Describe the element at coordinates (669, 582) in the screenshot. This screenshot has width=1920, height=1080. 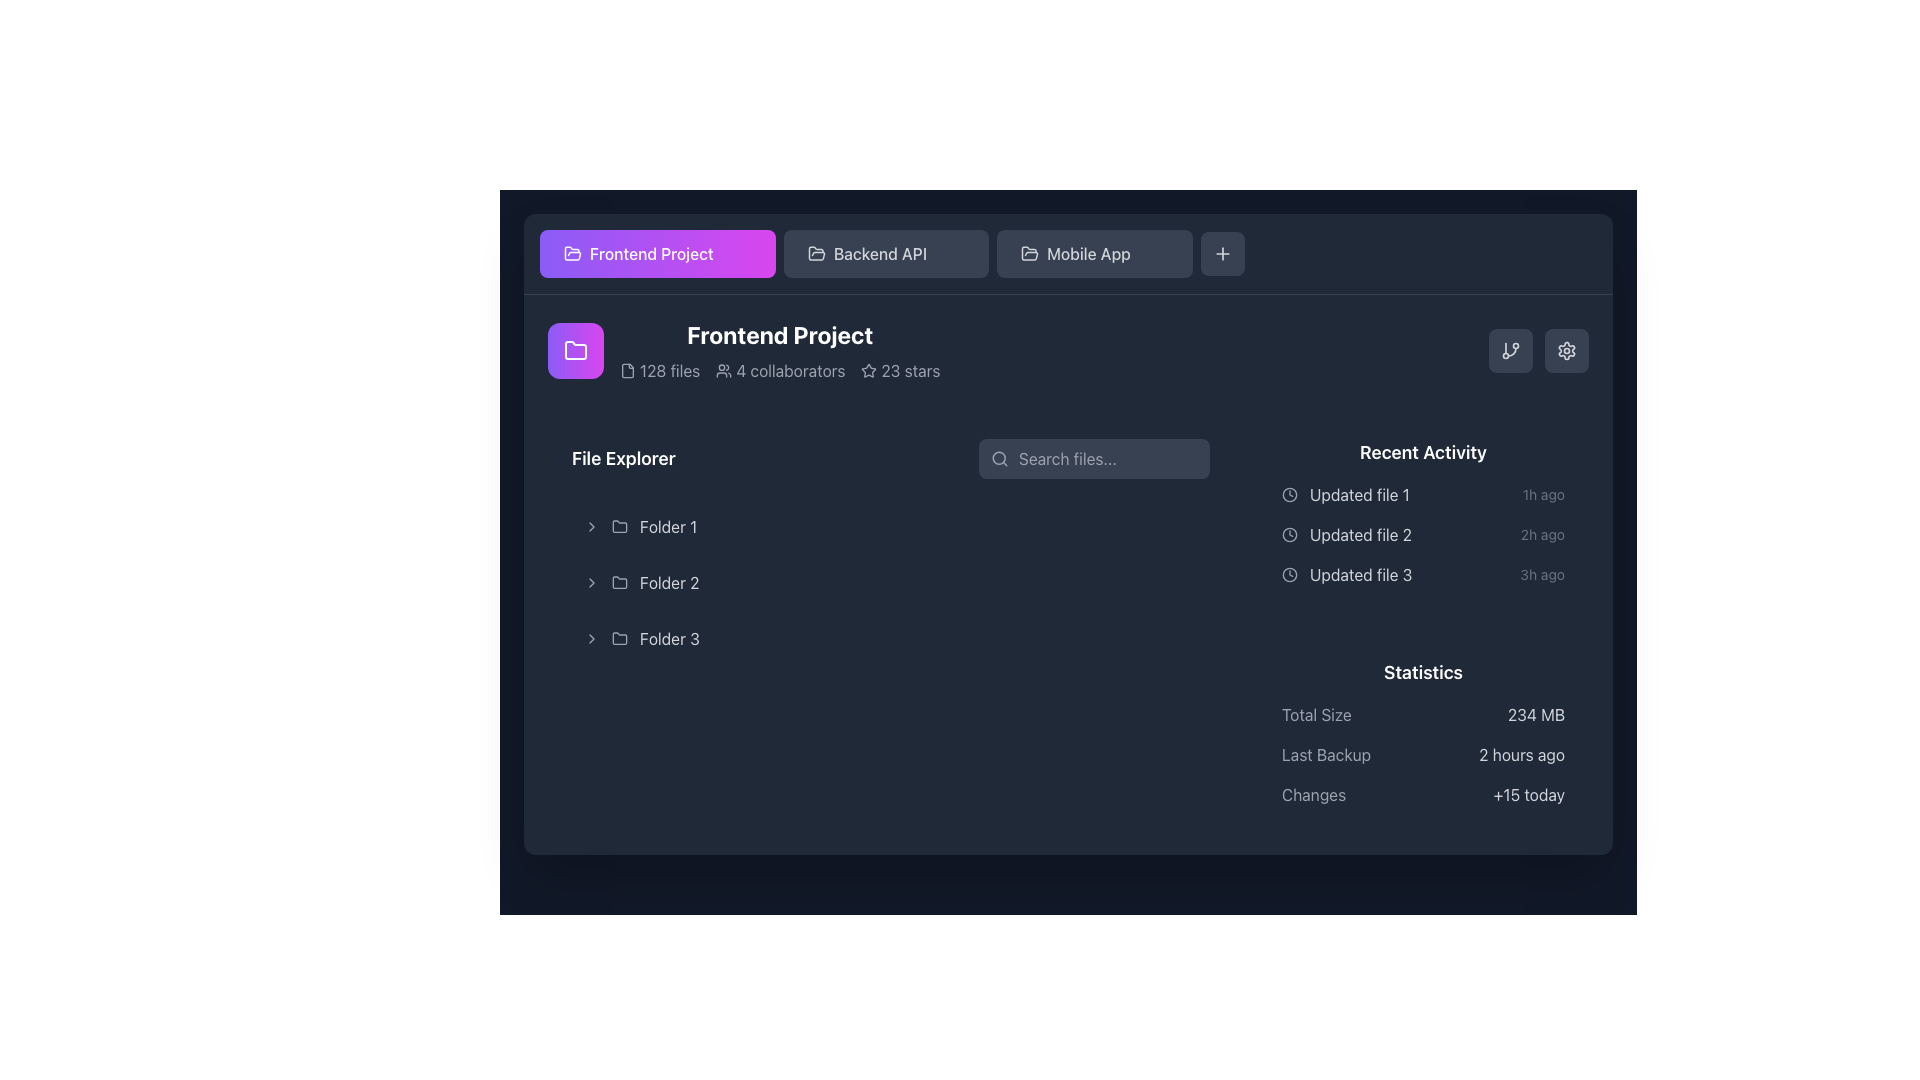
I see `the text label for the folder item in the File Explorer, which is the second item in the list` at that location.